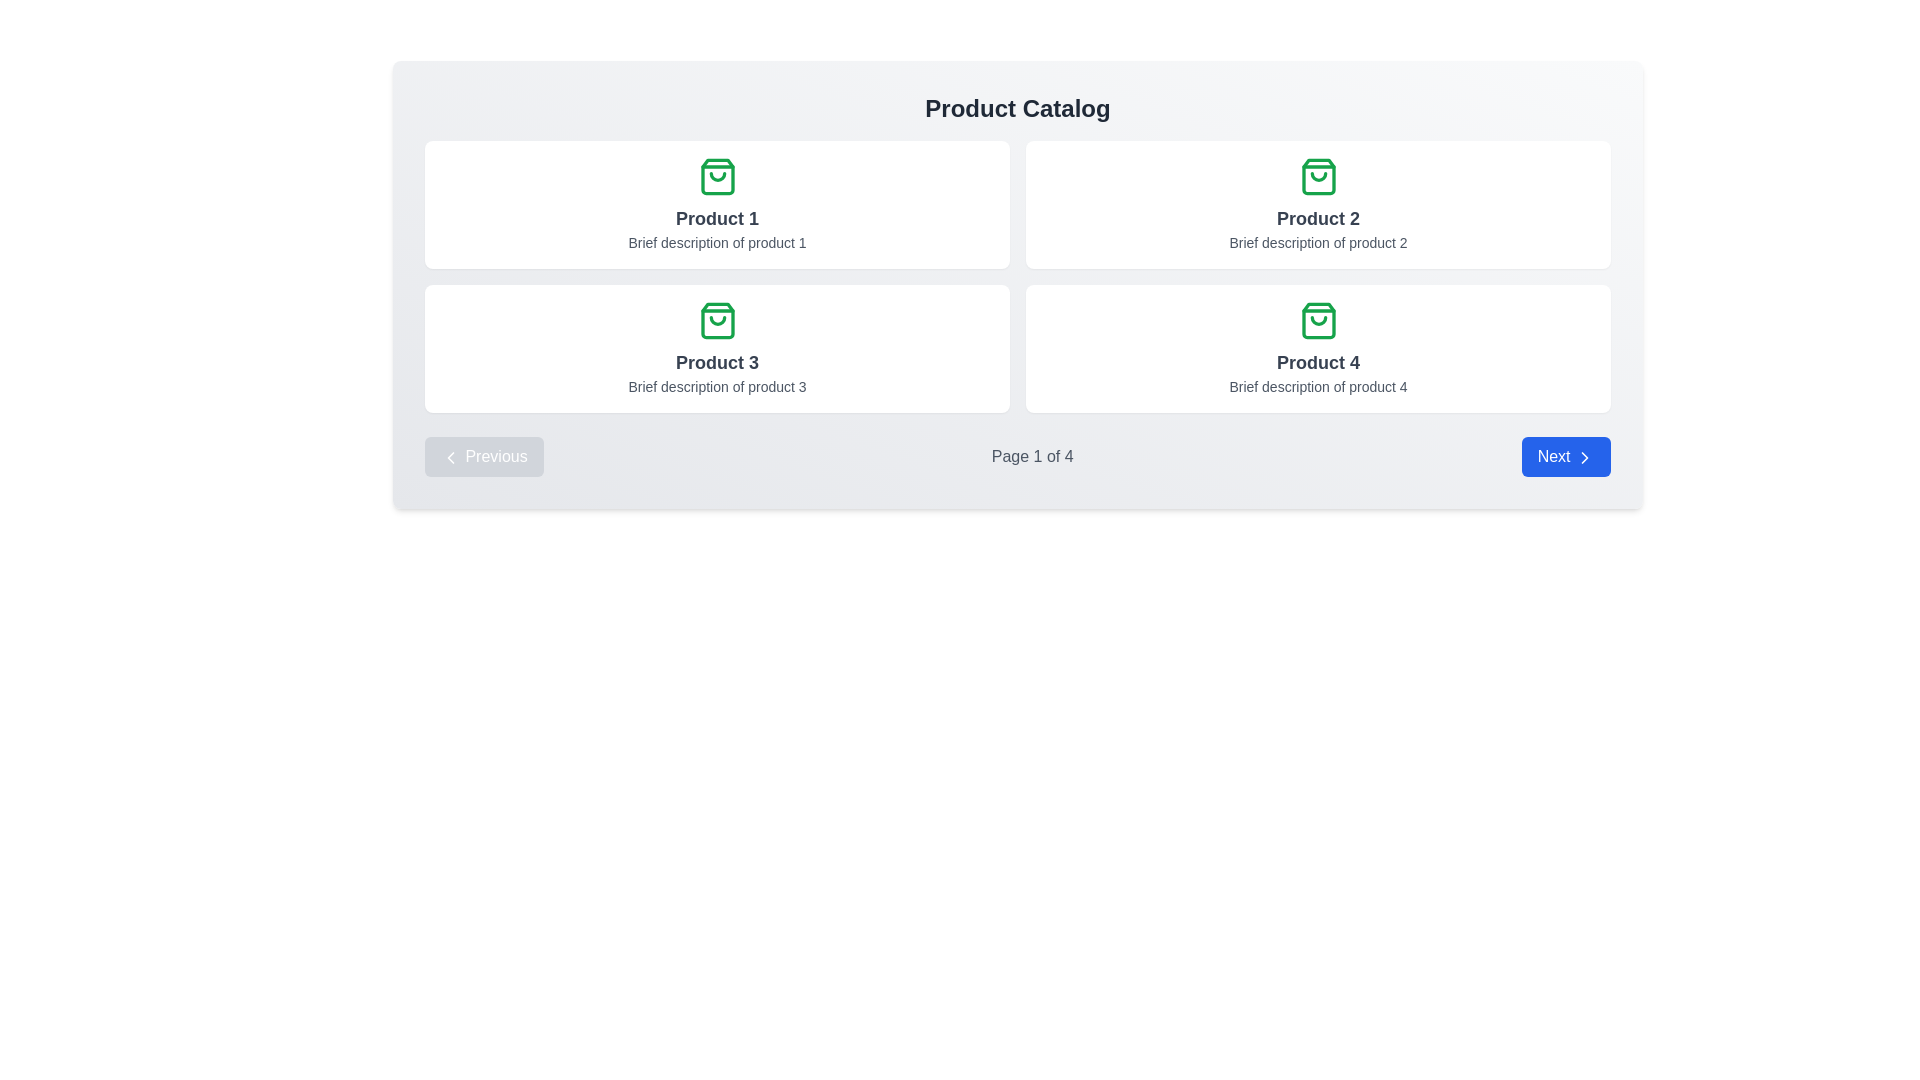 The width and height of the screenshot is (1920, 1080). I want to click on text label providing details about 'Product 3', located beneath the bold title in the third product card, centered within the card, so click(717, 386).